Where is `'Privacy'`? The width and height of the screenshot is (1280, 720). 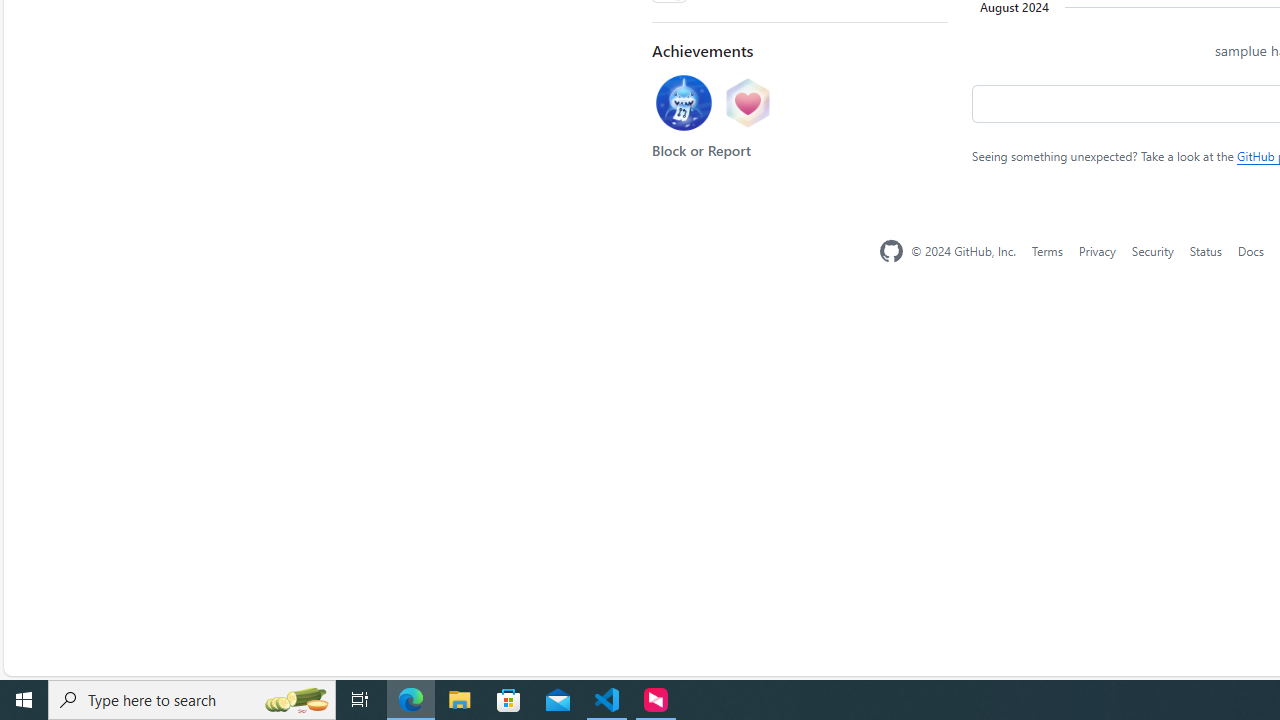 'Privacy' is located at coordinates (1095, 250).